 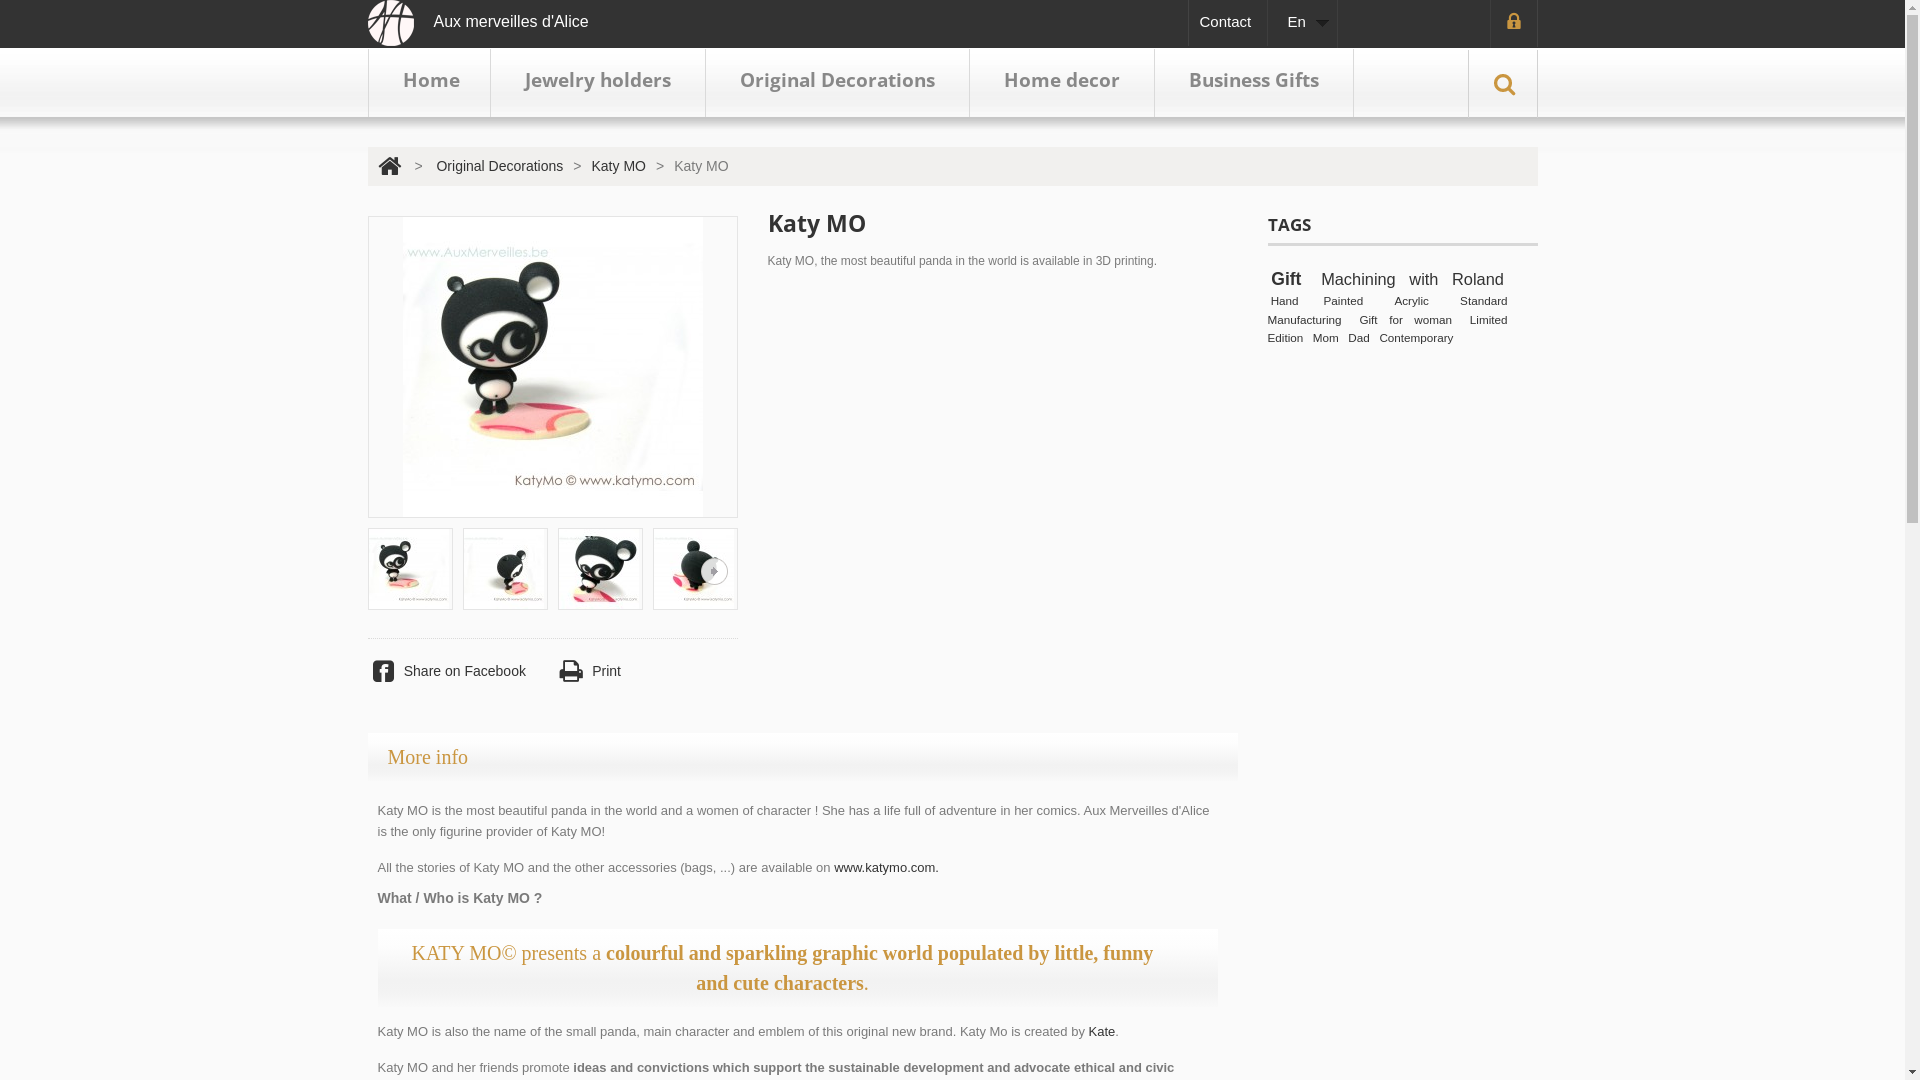 What do you see at coordinates (1317, 301) in the screenshot?
I see `'Hand Painted'` at bounding box center [1317, 301].